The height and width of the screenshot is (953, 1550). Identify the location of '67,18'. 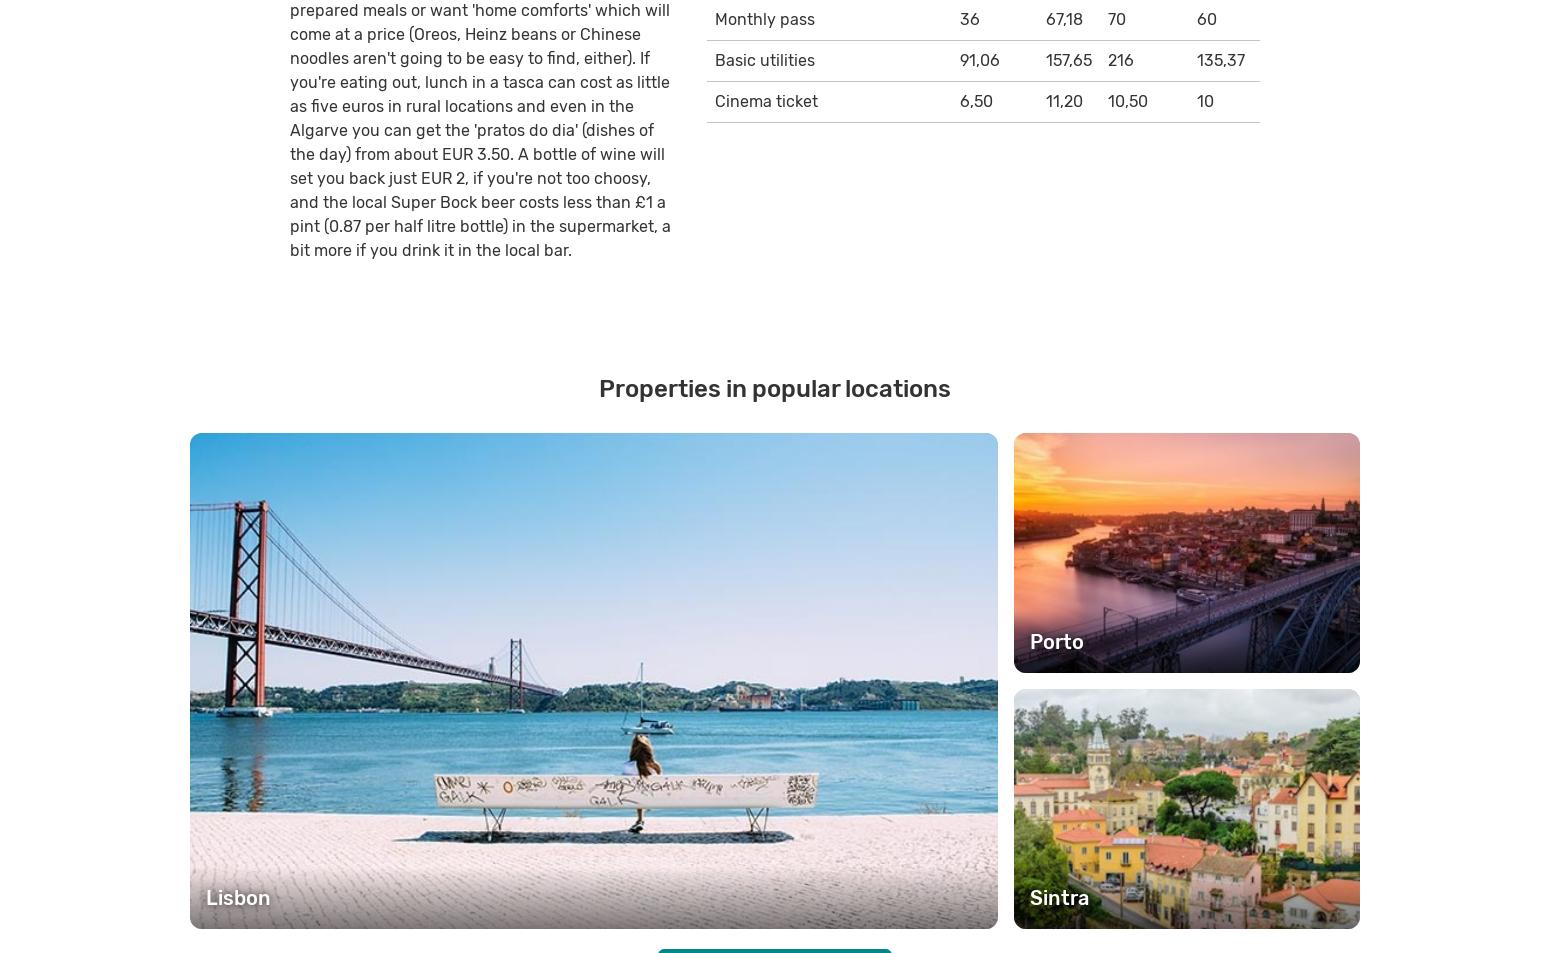
(1063, 17).